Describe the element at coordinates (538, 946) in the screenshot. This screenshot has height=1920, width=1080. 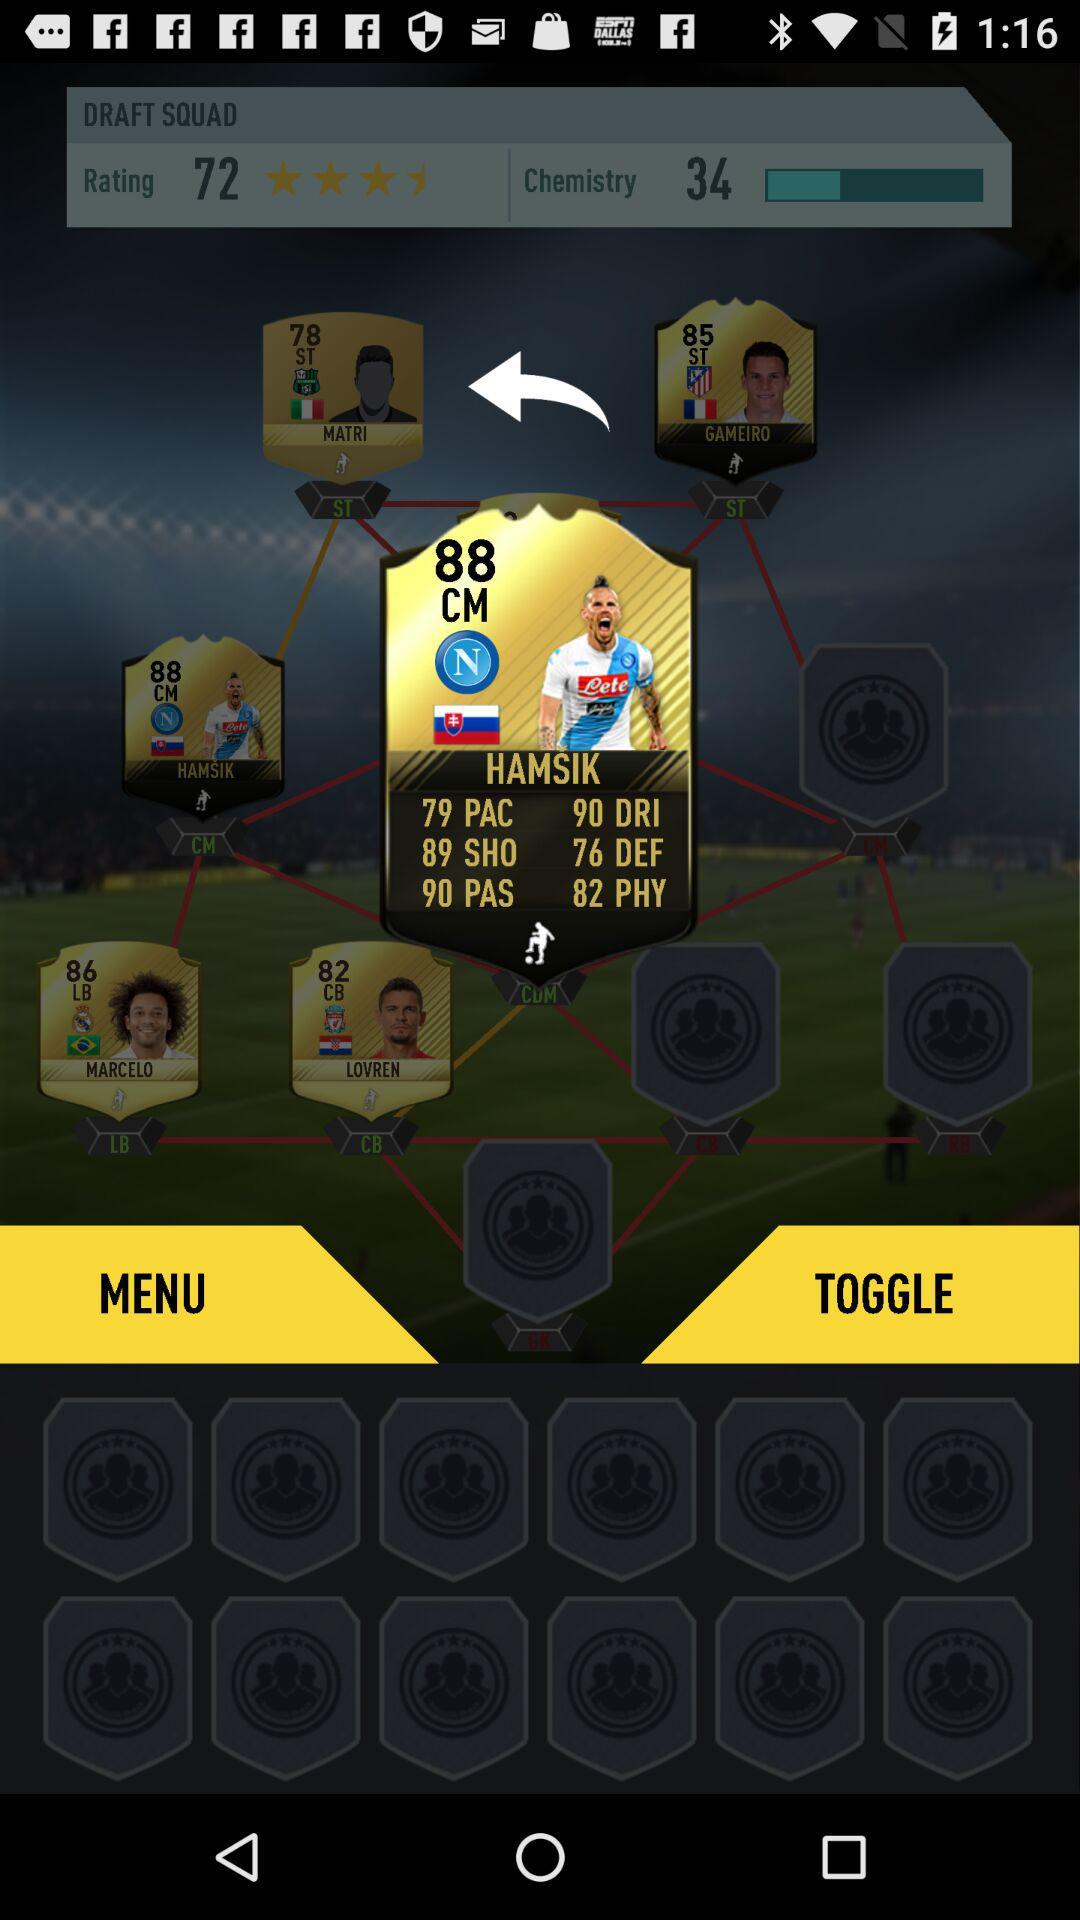
I see `the play icon` at that location.